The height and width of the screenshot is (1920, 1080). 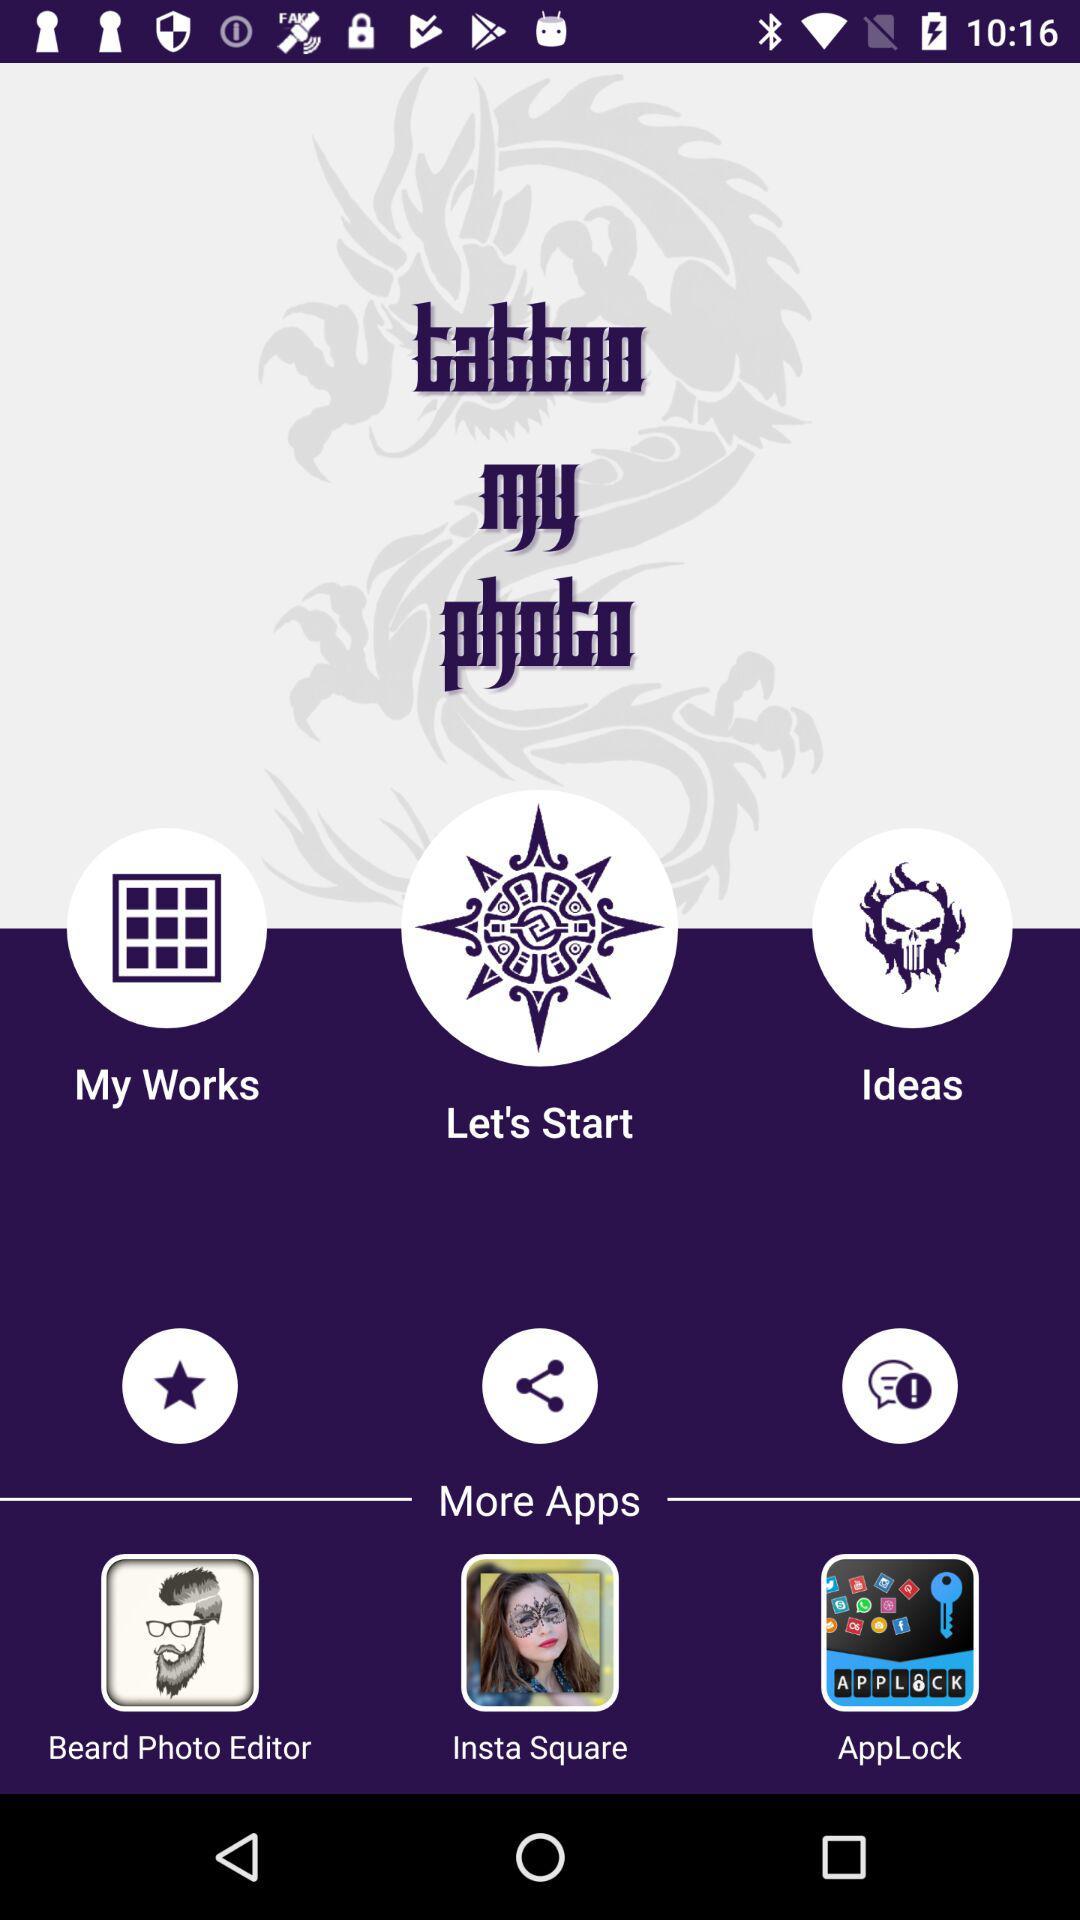 I want to click on item to the right of insta square, so click(x=898, y=1745).